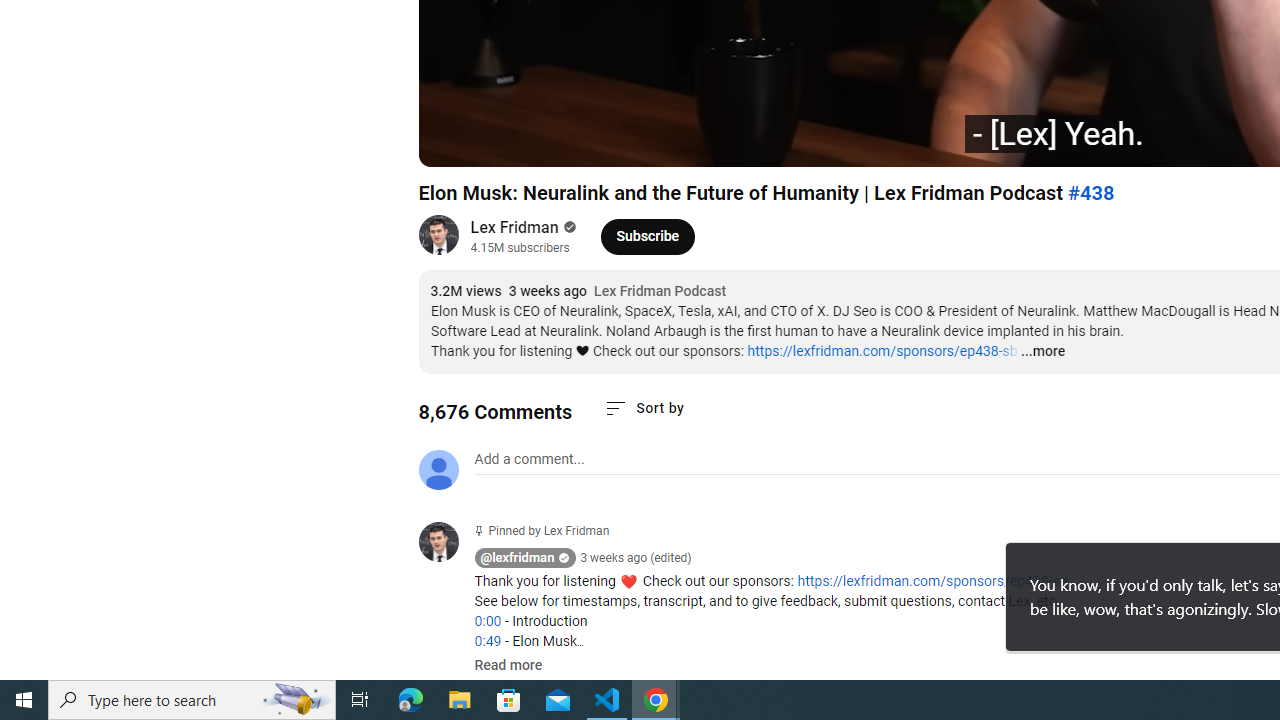 The image size is (1280, 720). What do you see at coordinates (648, 235) in the screenshot?
I see `'Subscribe to Lex Fridman.'` at bounding box center [648, 235].